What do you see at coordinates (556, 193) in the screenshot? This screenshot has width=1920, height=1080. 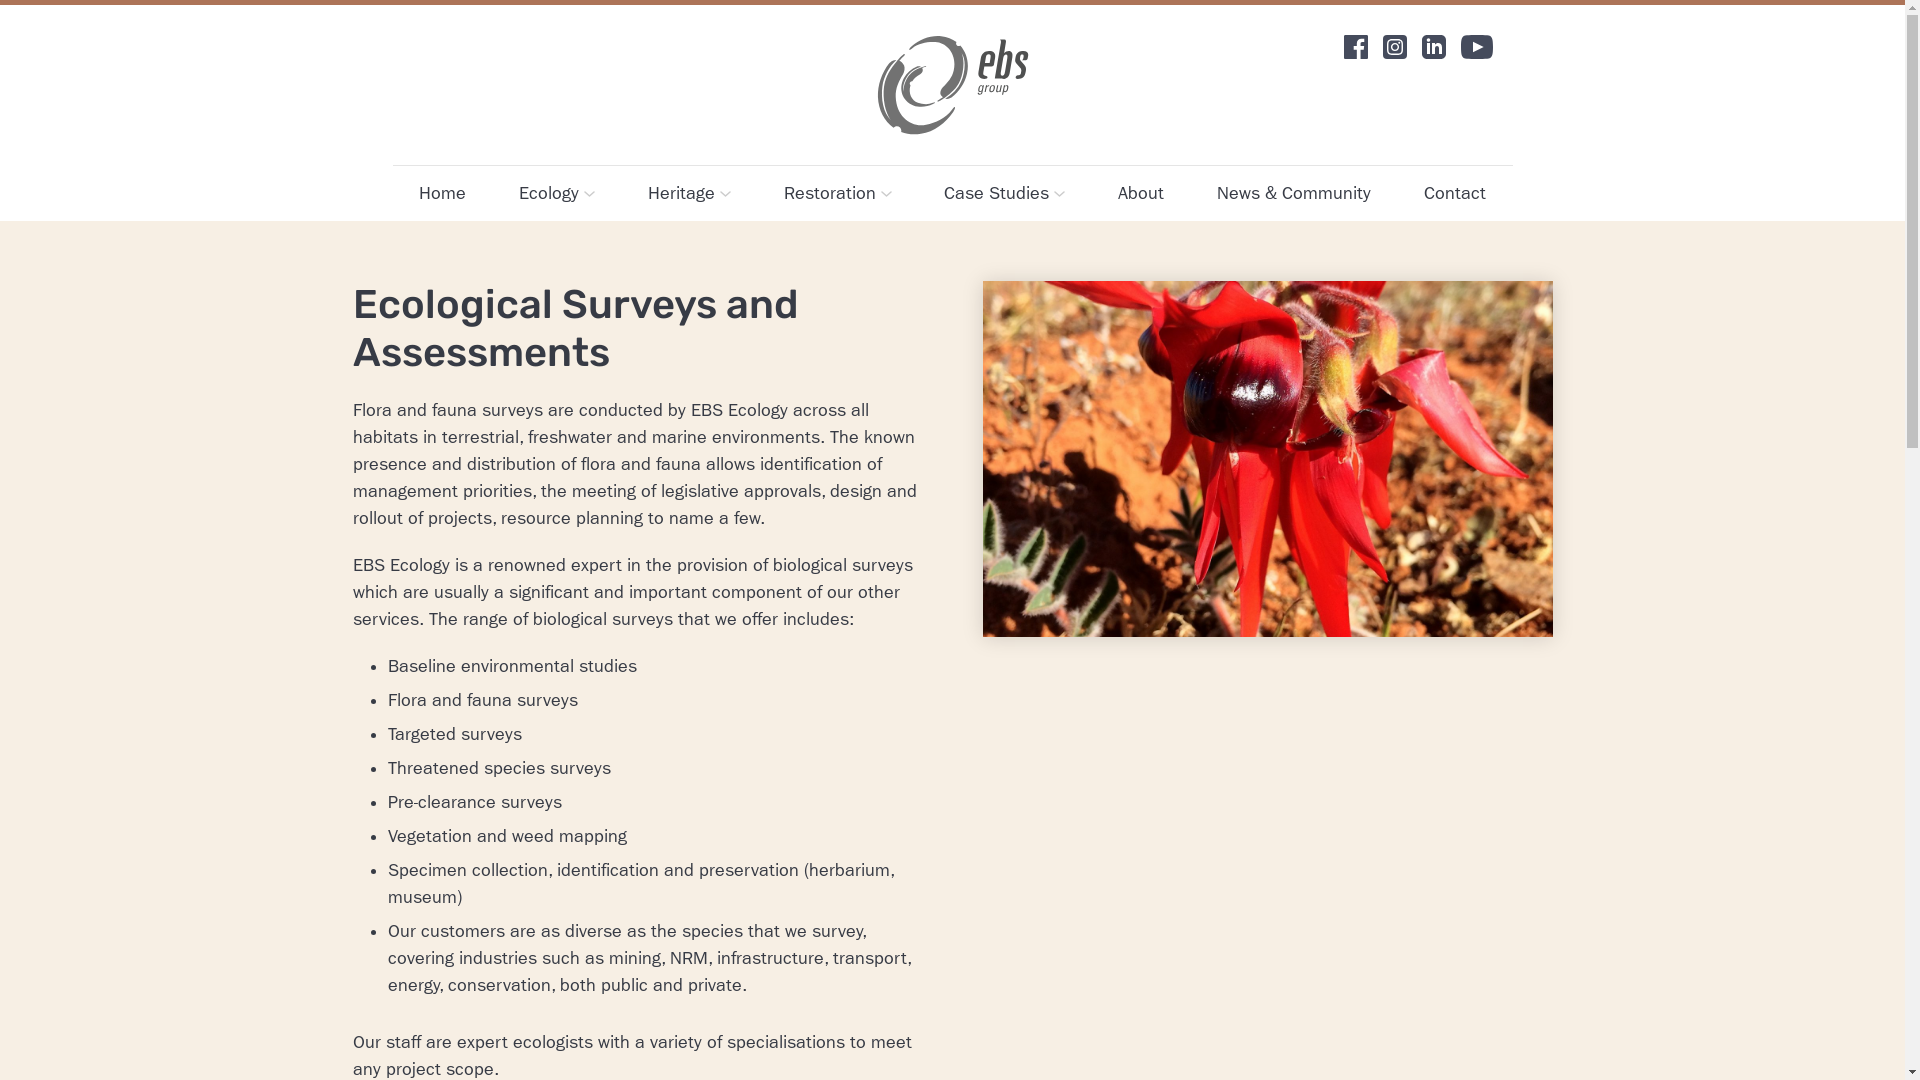 I see `'Ecology'` at bounding box center [556, 193].